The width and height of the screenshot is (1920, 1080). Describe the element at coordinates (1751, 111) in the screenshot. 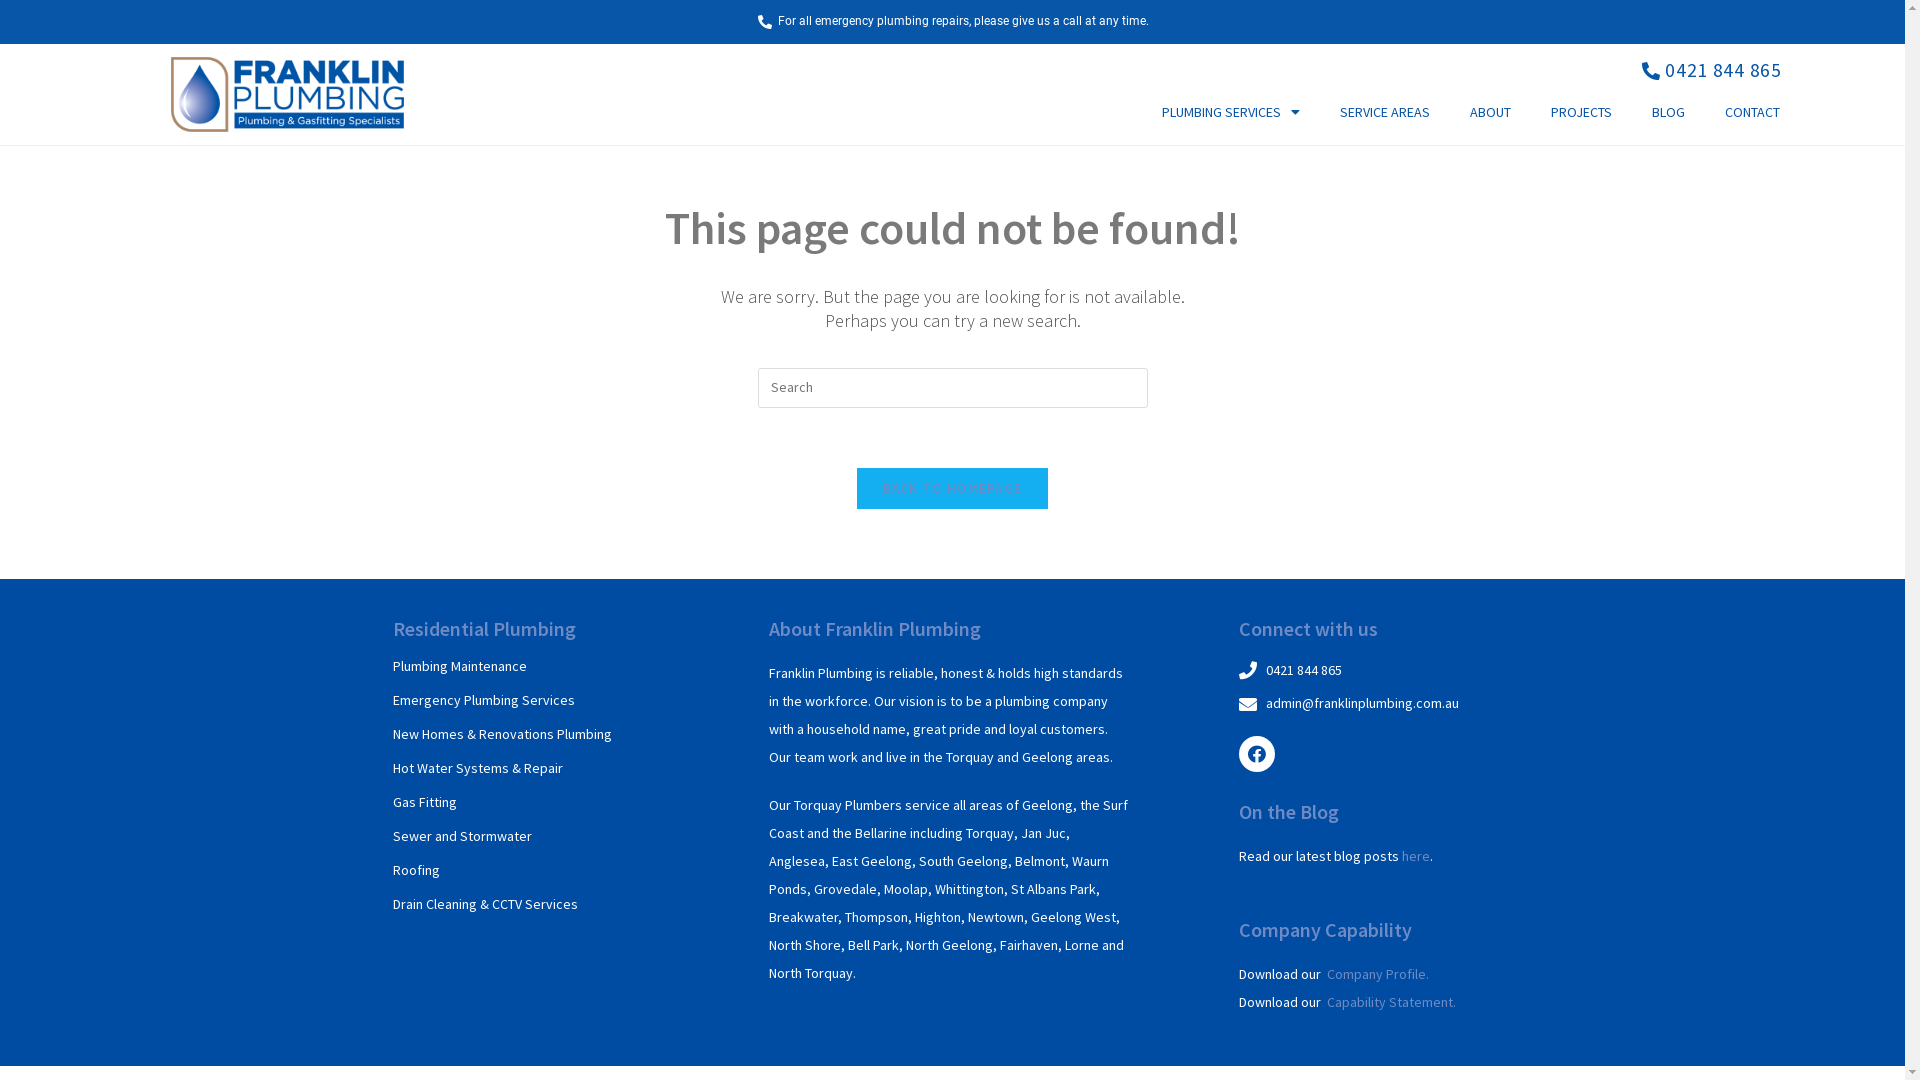

I see `'CONTACT'` at that location.